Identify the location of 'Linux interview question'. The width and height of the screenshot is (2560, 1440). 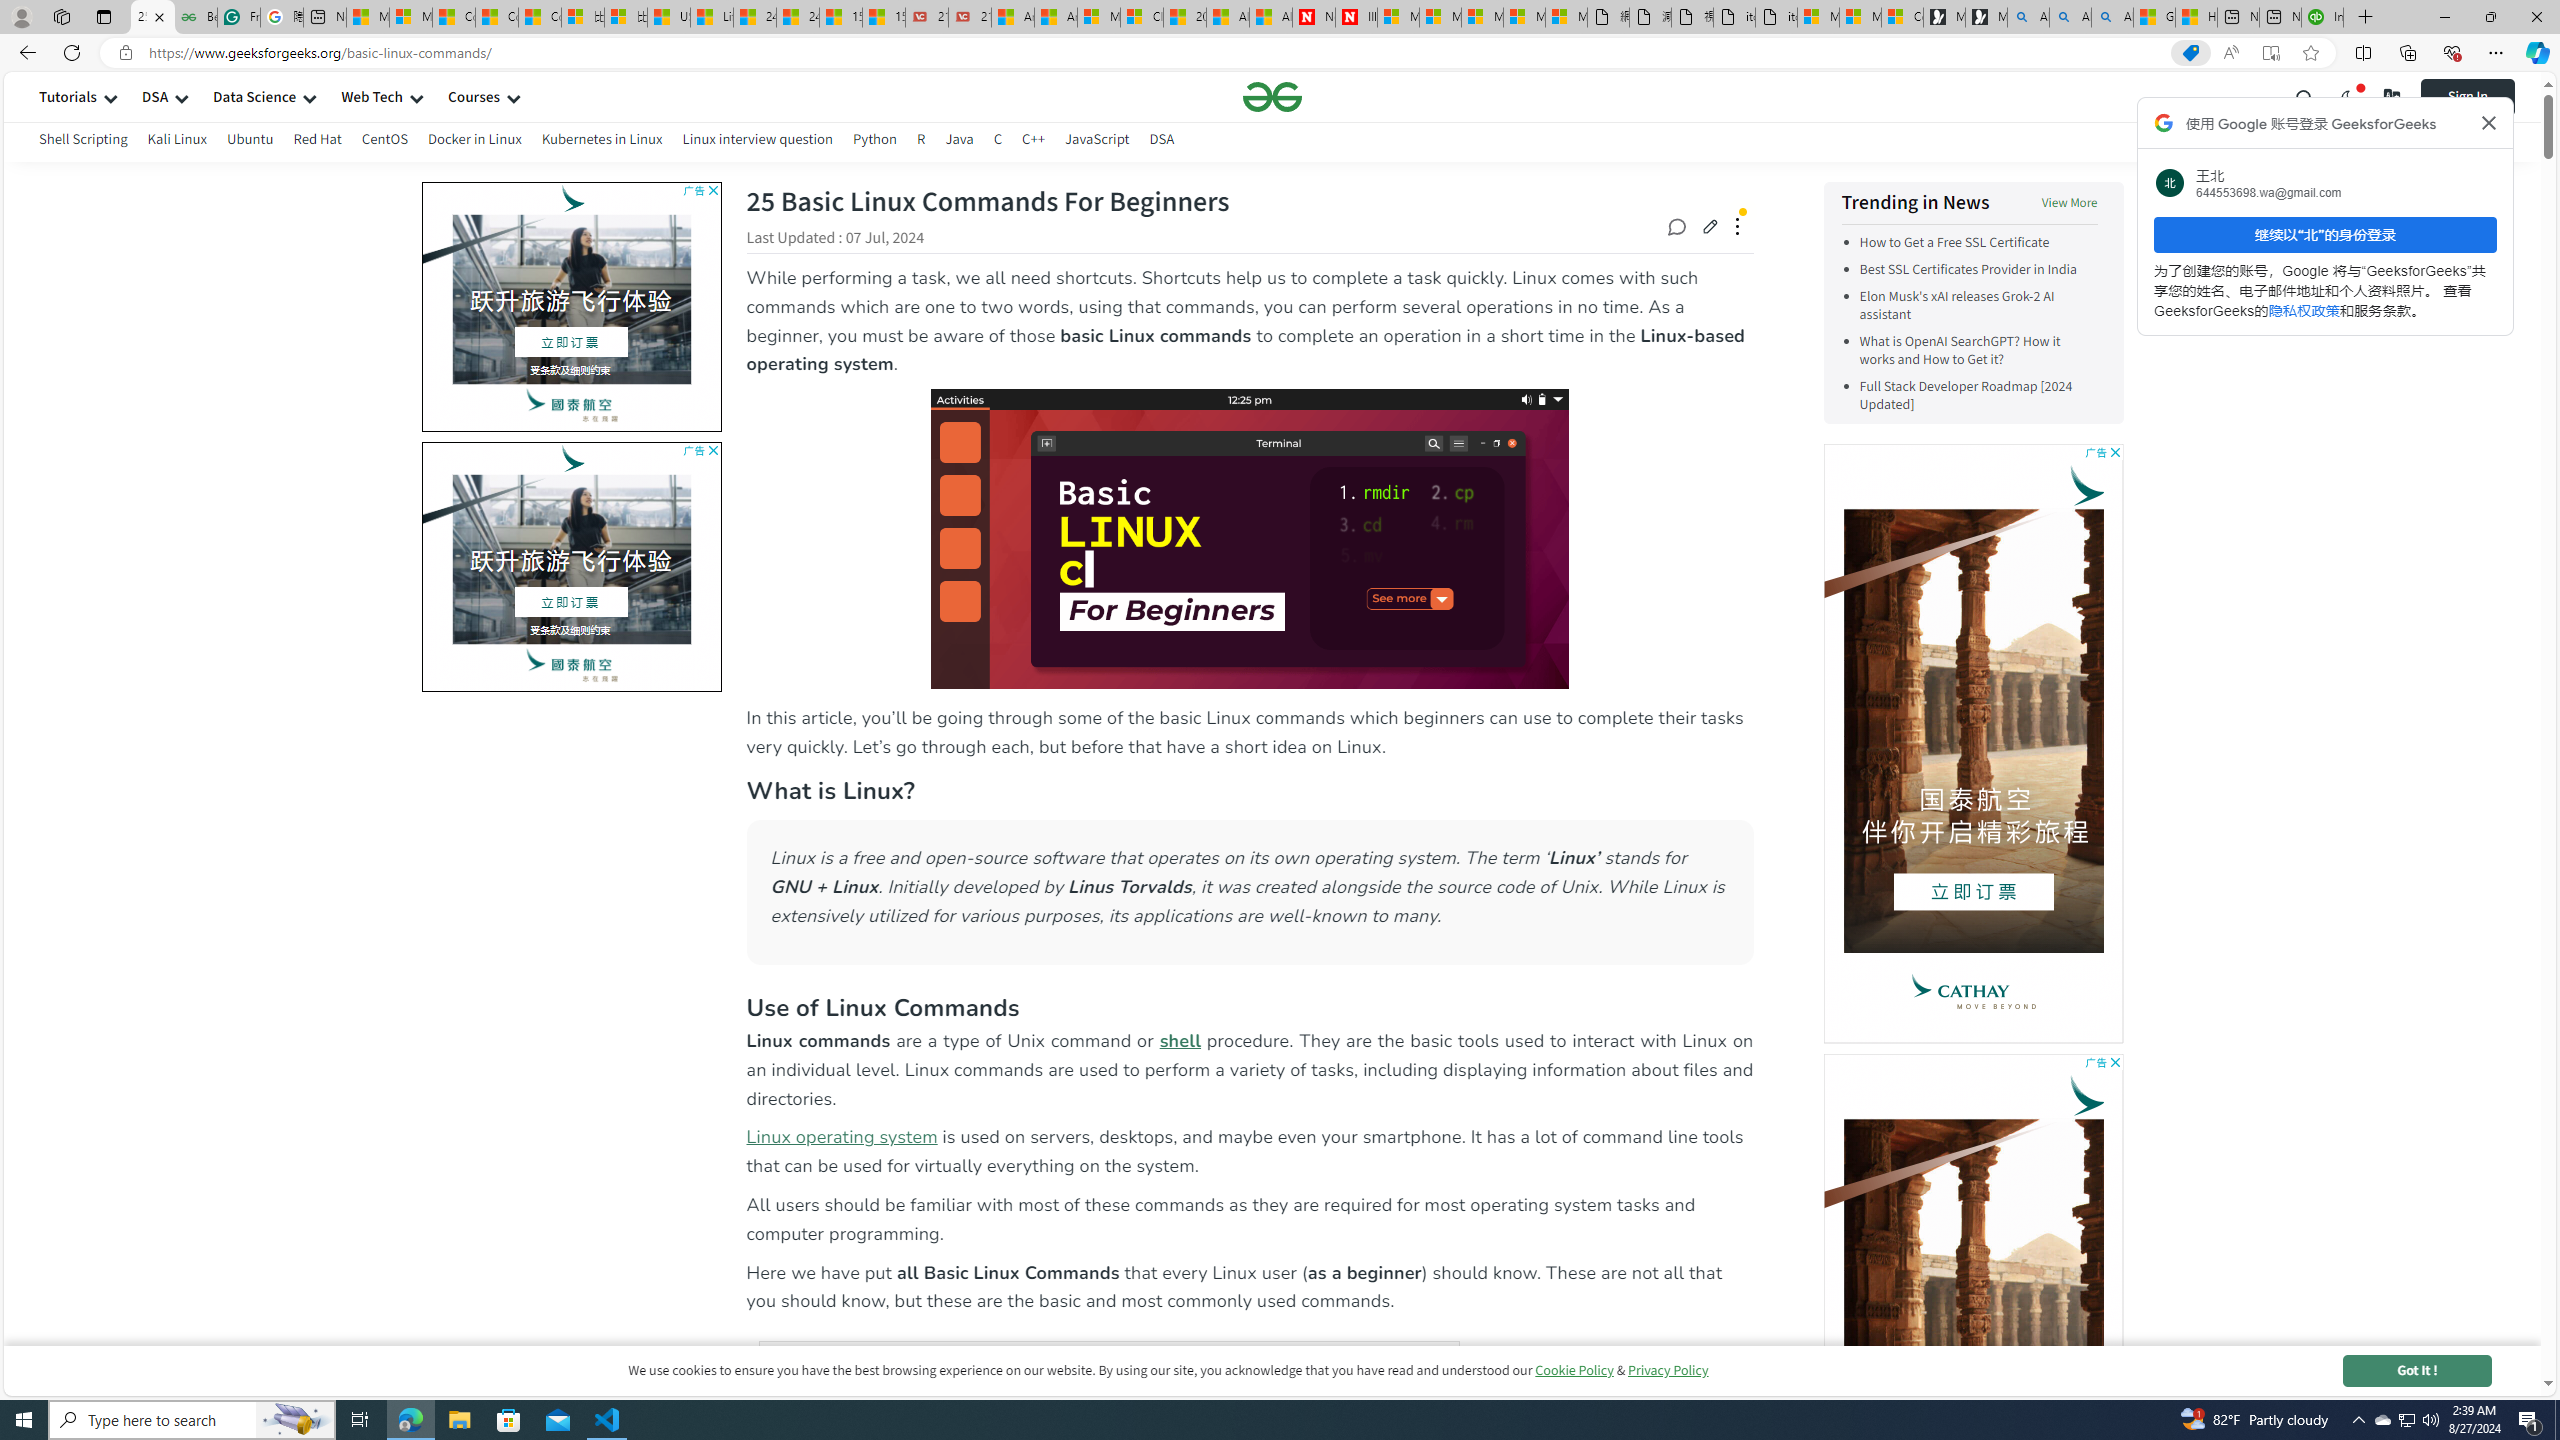
(755, 141).